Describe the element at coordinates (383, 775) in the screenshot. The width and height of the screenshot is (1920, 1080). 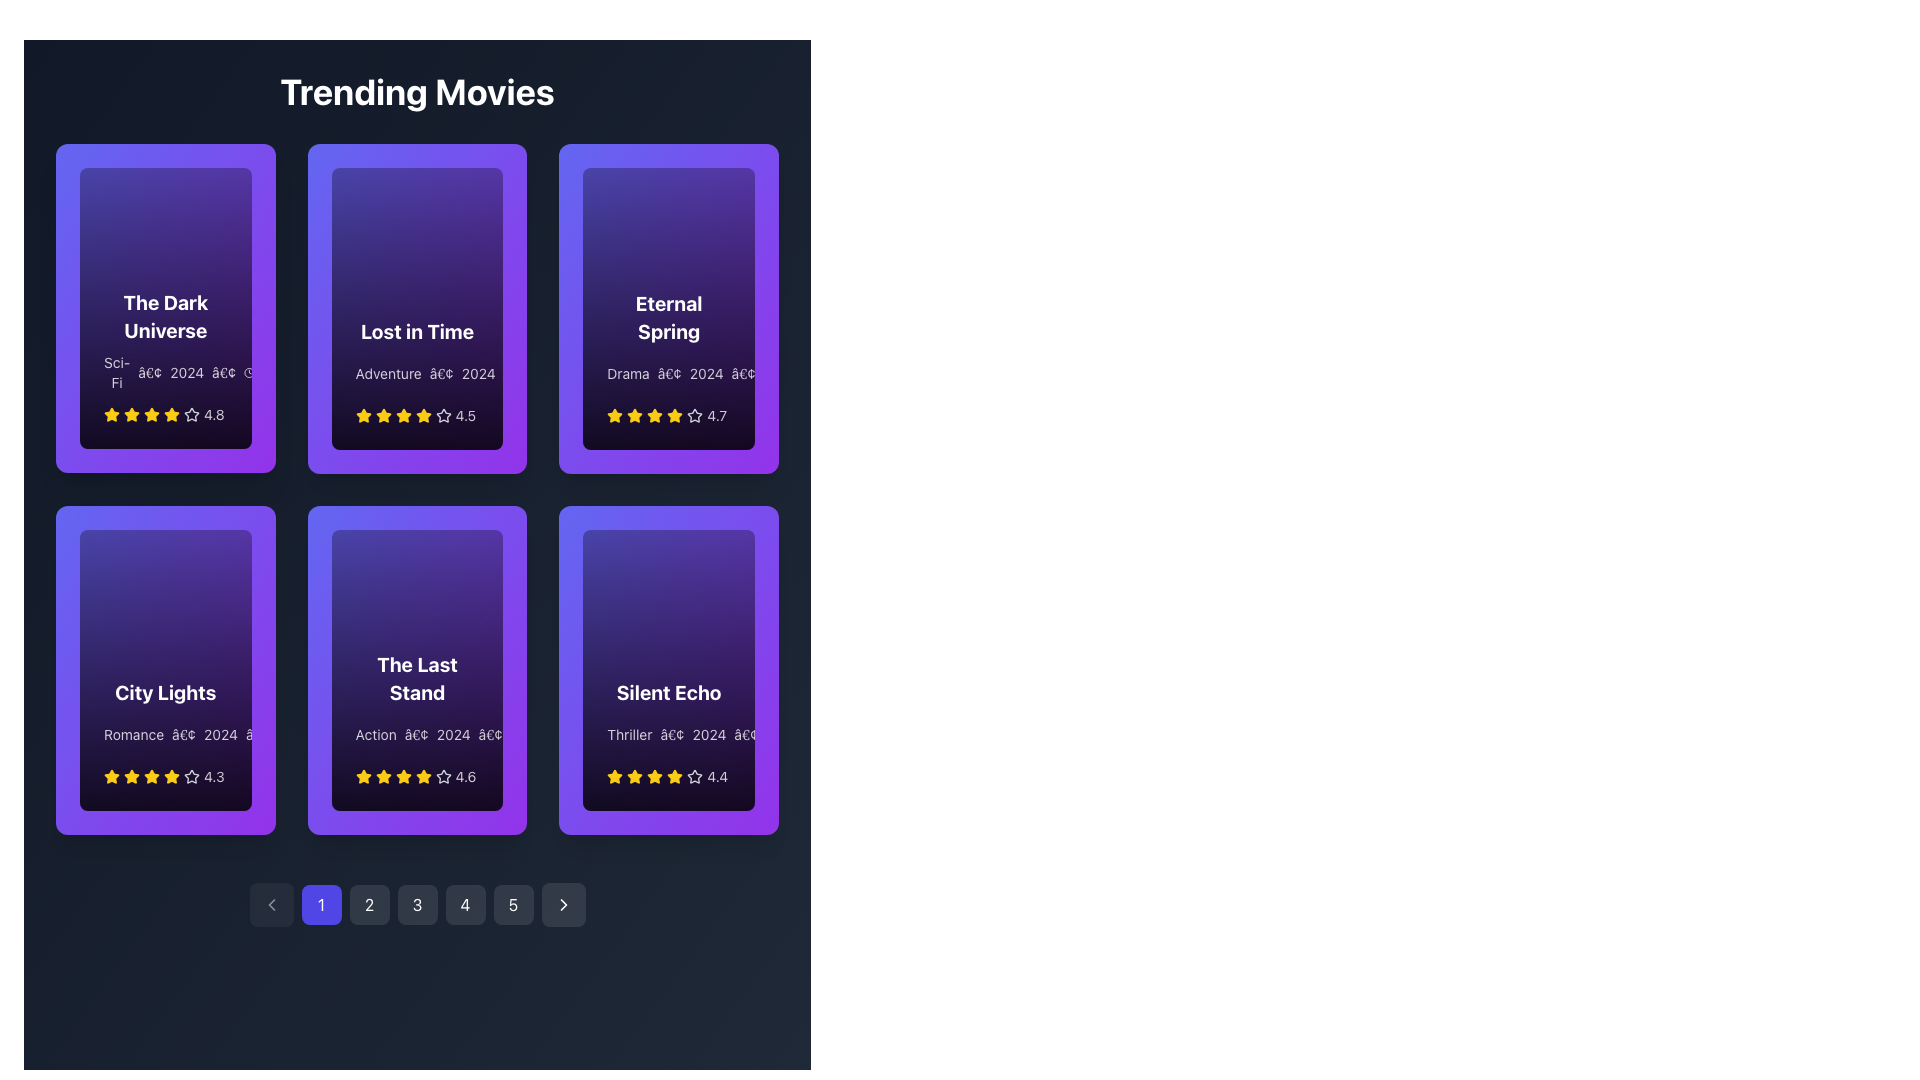
I see `the fourth star icon representing the rating level for the movie 'The Last Stand' in the 'Trending Movies' section` at that location.